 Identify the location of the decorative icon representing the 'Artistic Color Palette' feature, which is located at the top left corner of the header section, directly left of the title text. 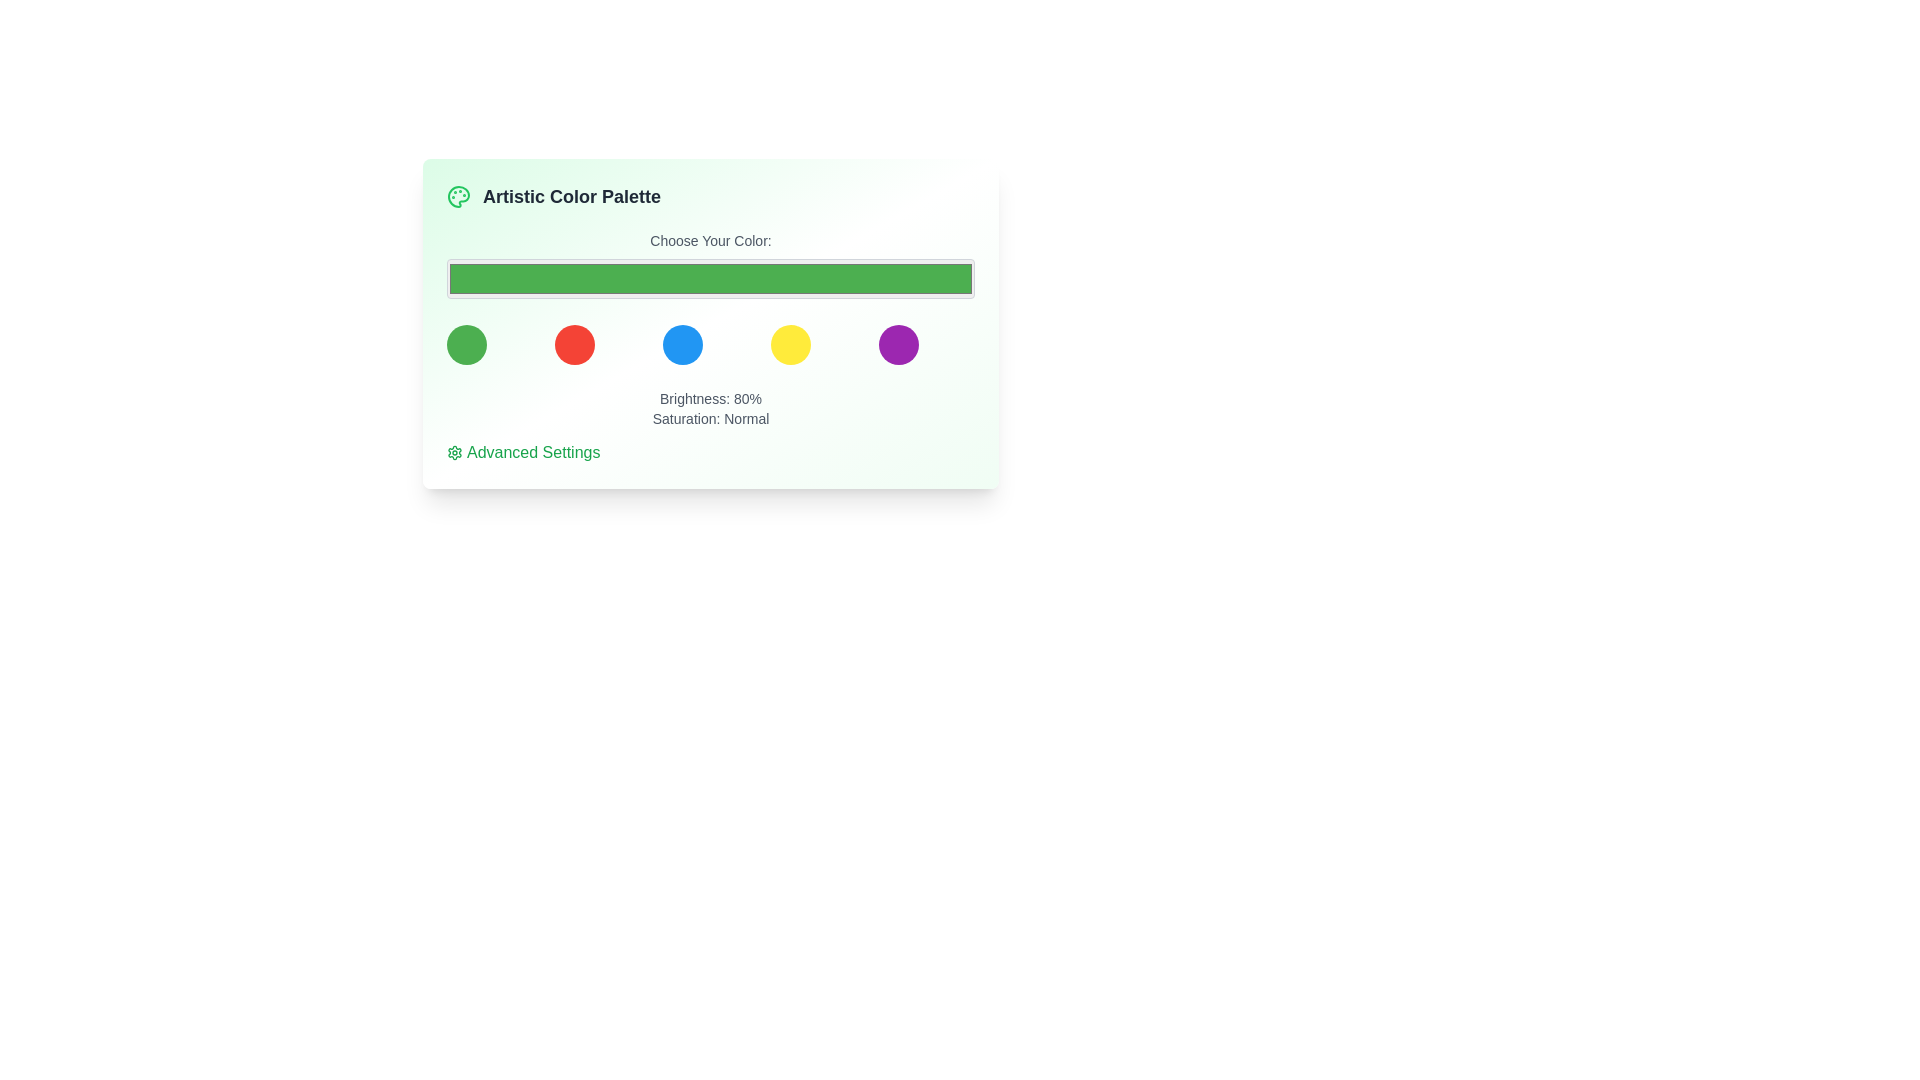
(458, 196).